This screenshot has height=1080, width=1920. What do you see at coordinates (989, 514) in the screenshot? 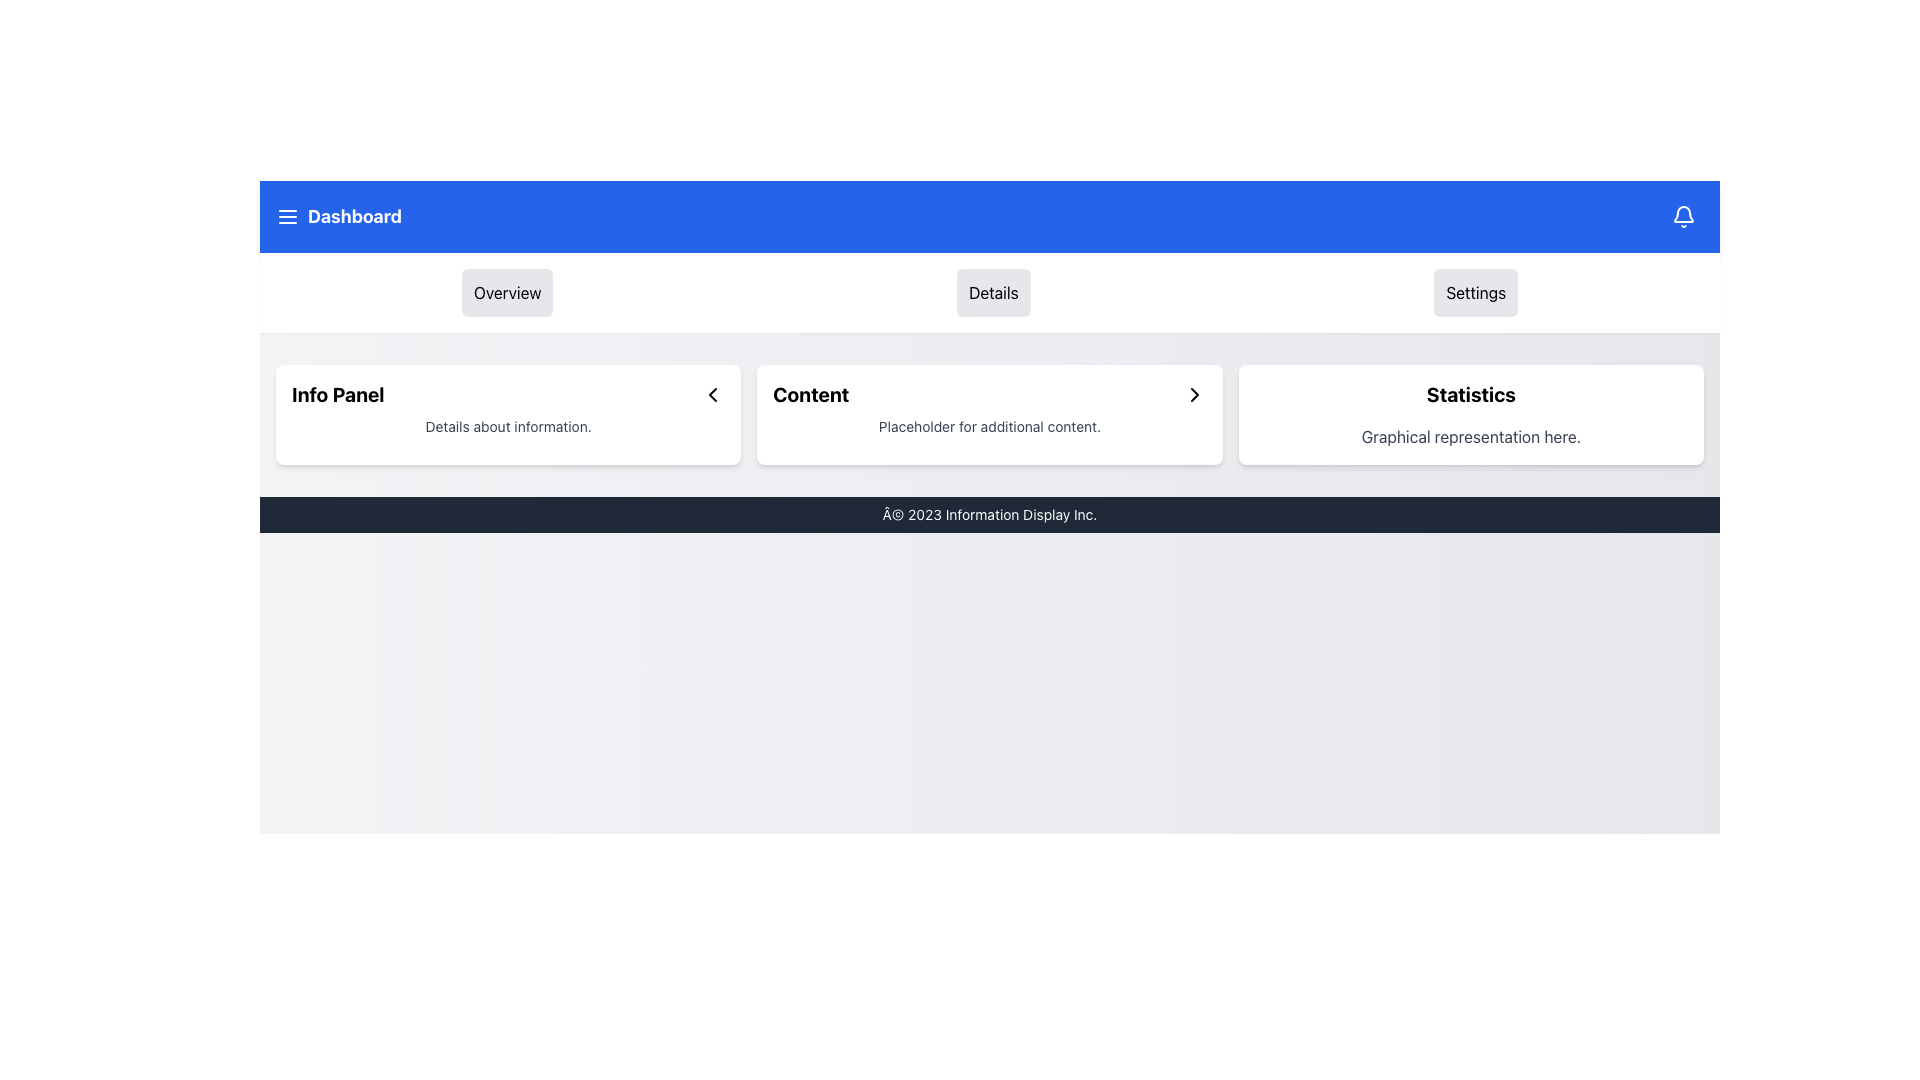
I see `text content displayed in the footer bar which has a dark gray background and white text, indicating copyright notice` at bounding box center [989, 514].